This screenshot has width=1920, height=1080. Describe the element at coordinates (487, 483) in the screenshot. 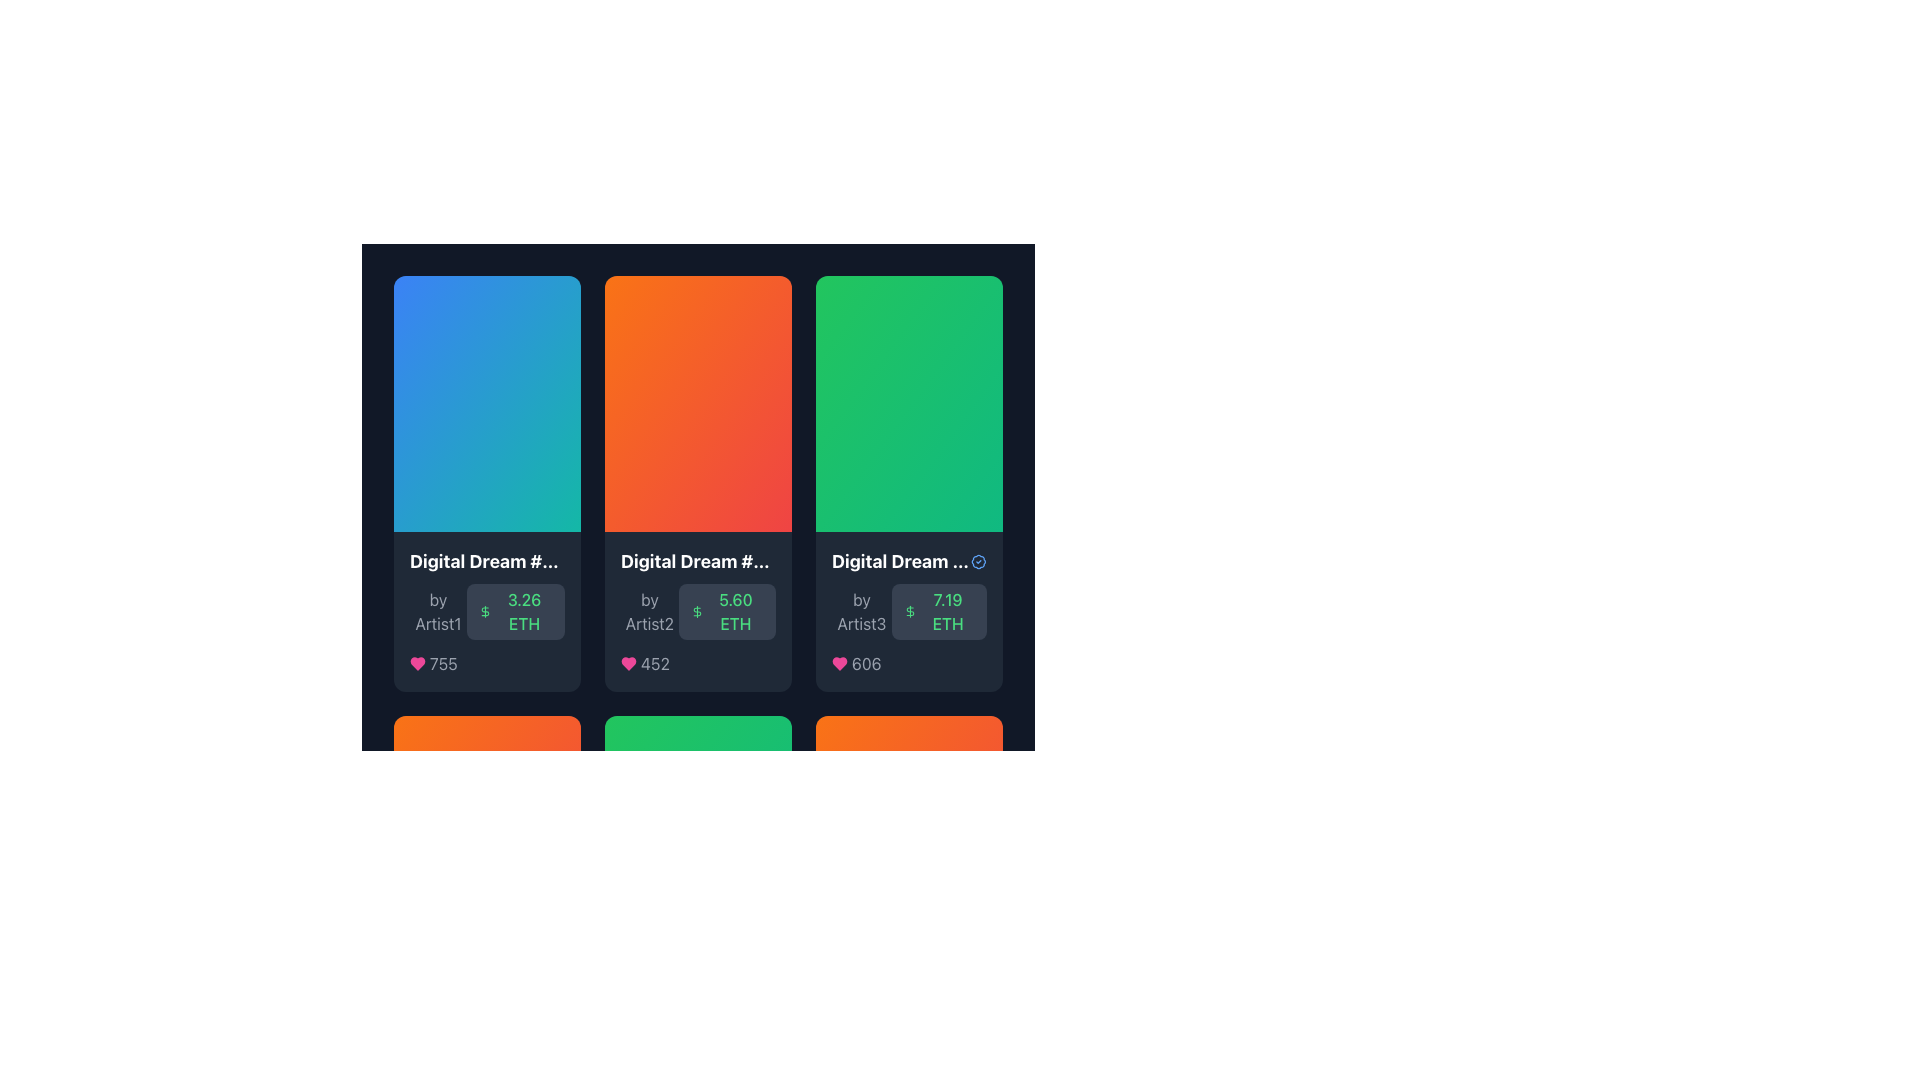

I see `the first card in the digital gallery that displays a product preview, title, creator, price, and social engagement metrics` at that location.